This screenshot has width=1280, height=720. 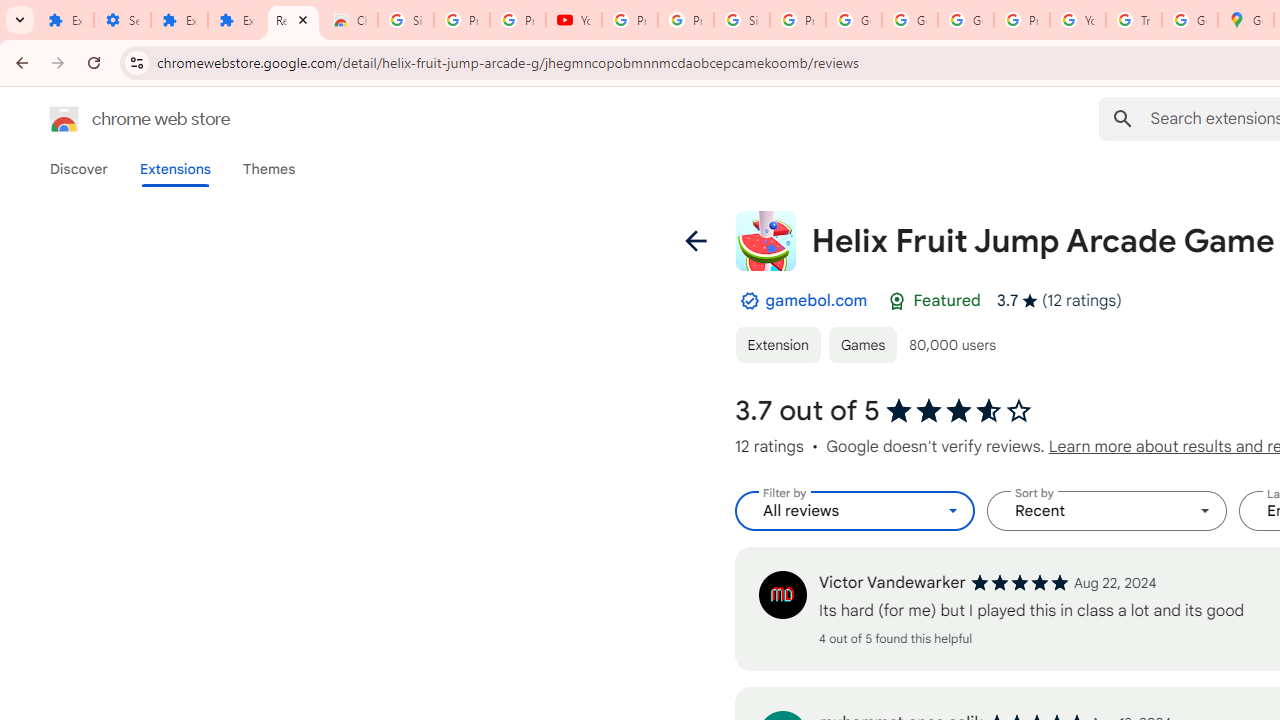 What do you see at coordinates (863, 343) in the screenshot?
I see `'Games'` at bounding box center [863, 343].